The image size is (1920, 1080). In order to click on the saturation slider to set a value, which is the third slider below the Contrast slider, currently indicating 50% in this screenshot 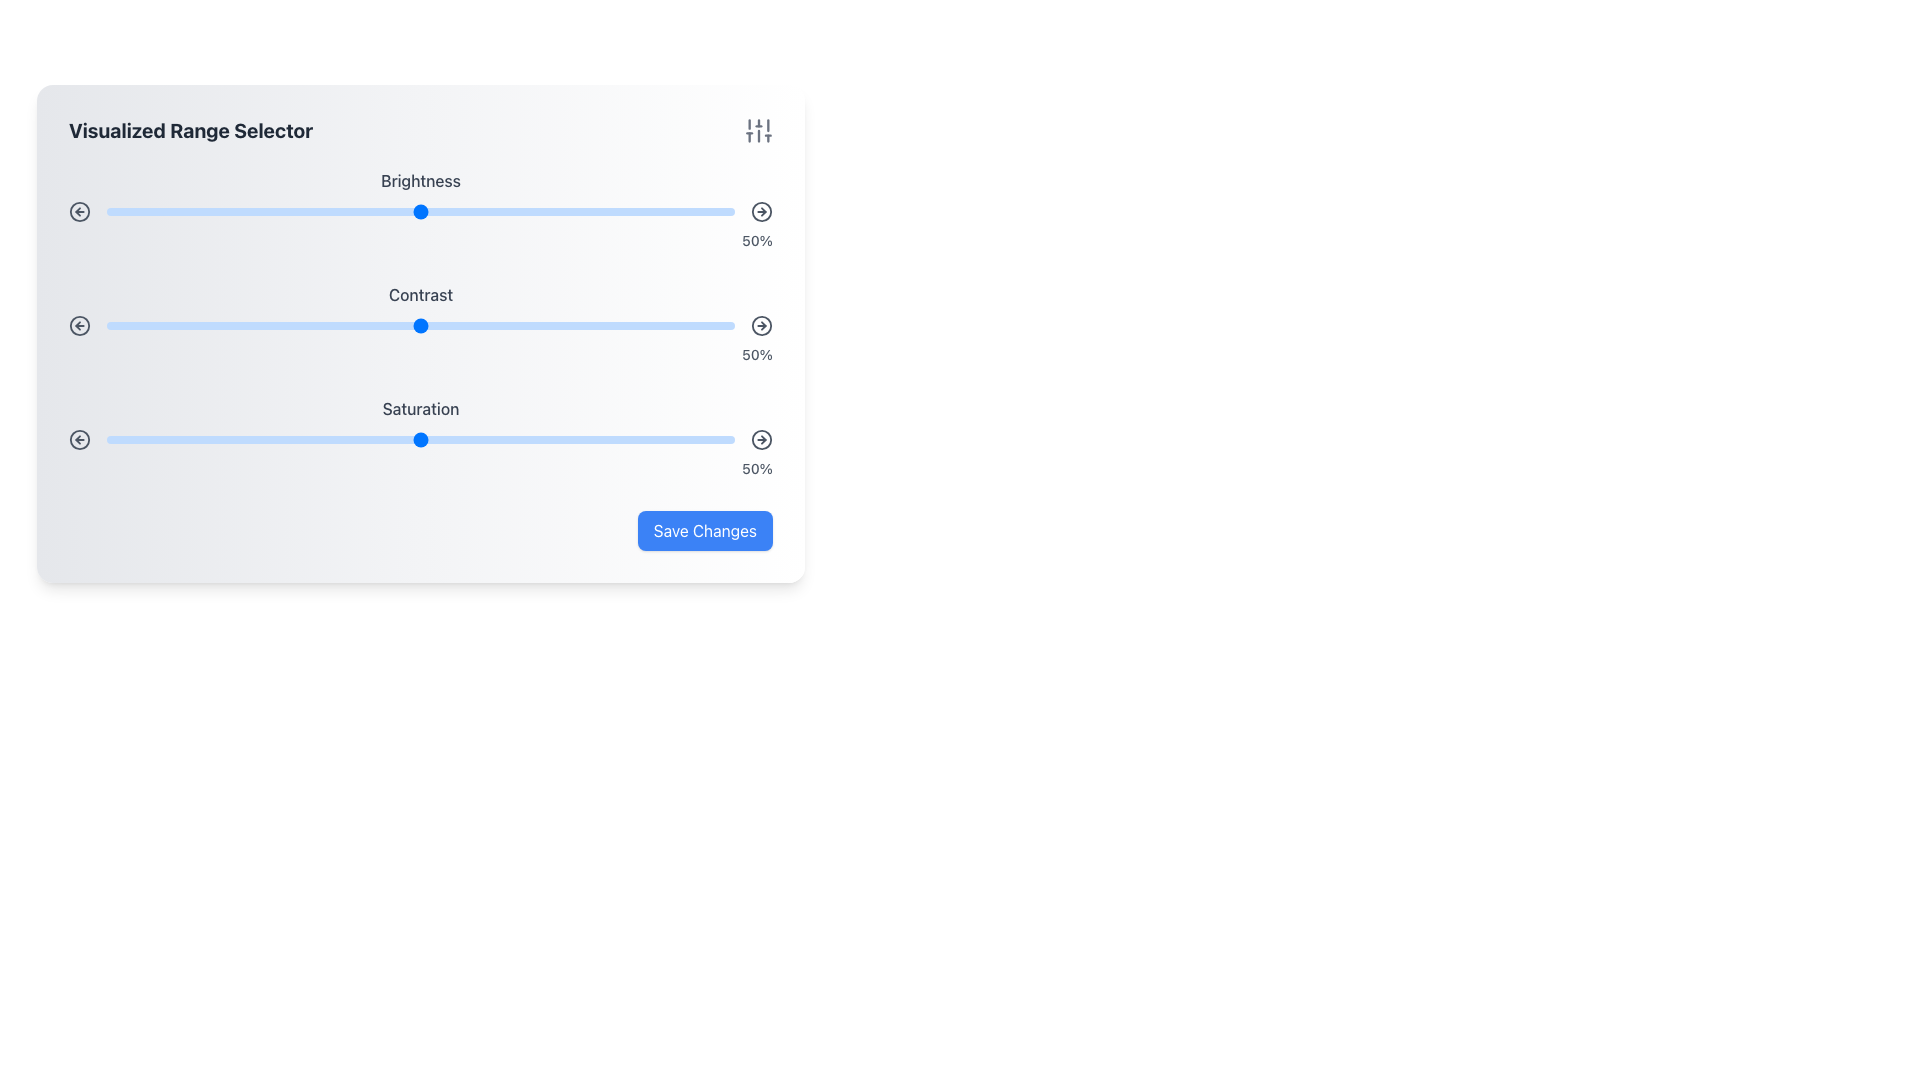, I will do `click(420, 437)`.